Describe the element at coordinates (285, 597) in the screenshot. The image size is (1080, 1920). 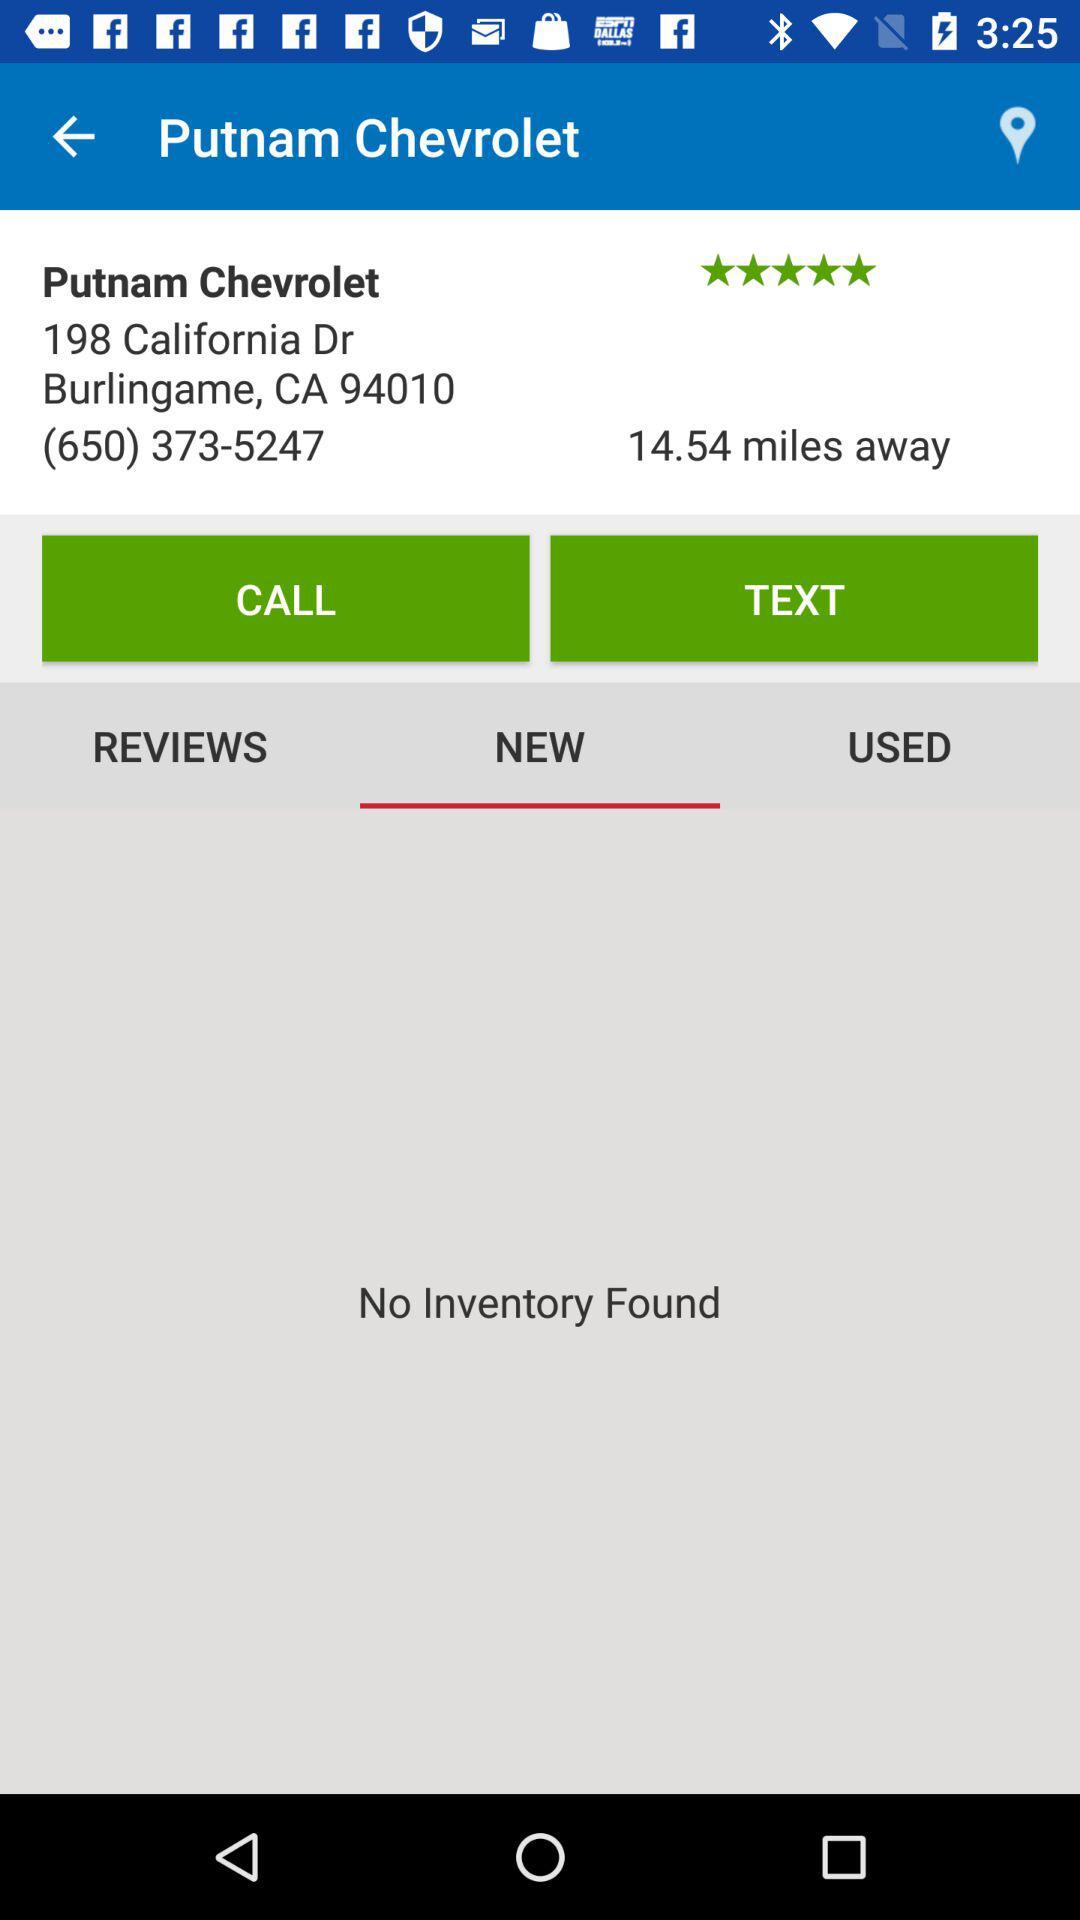
I see `the icon below the (650) 373-5247 item` at that location.